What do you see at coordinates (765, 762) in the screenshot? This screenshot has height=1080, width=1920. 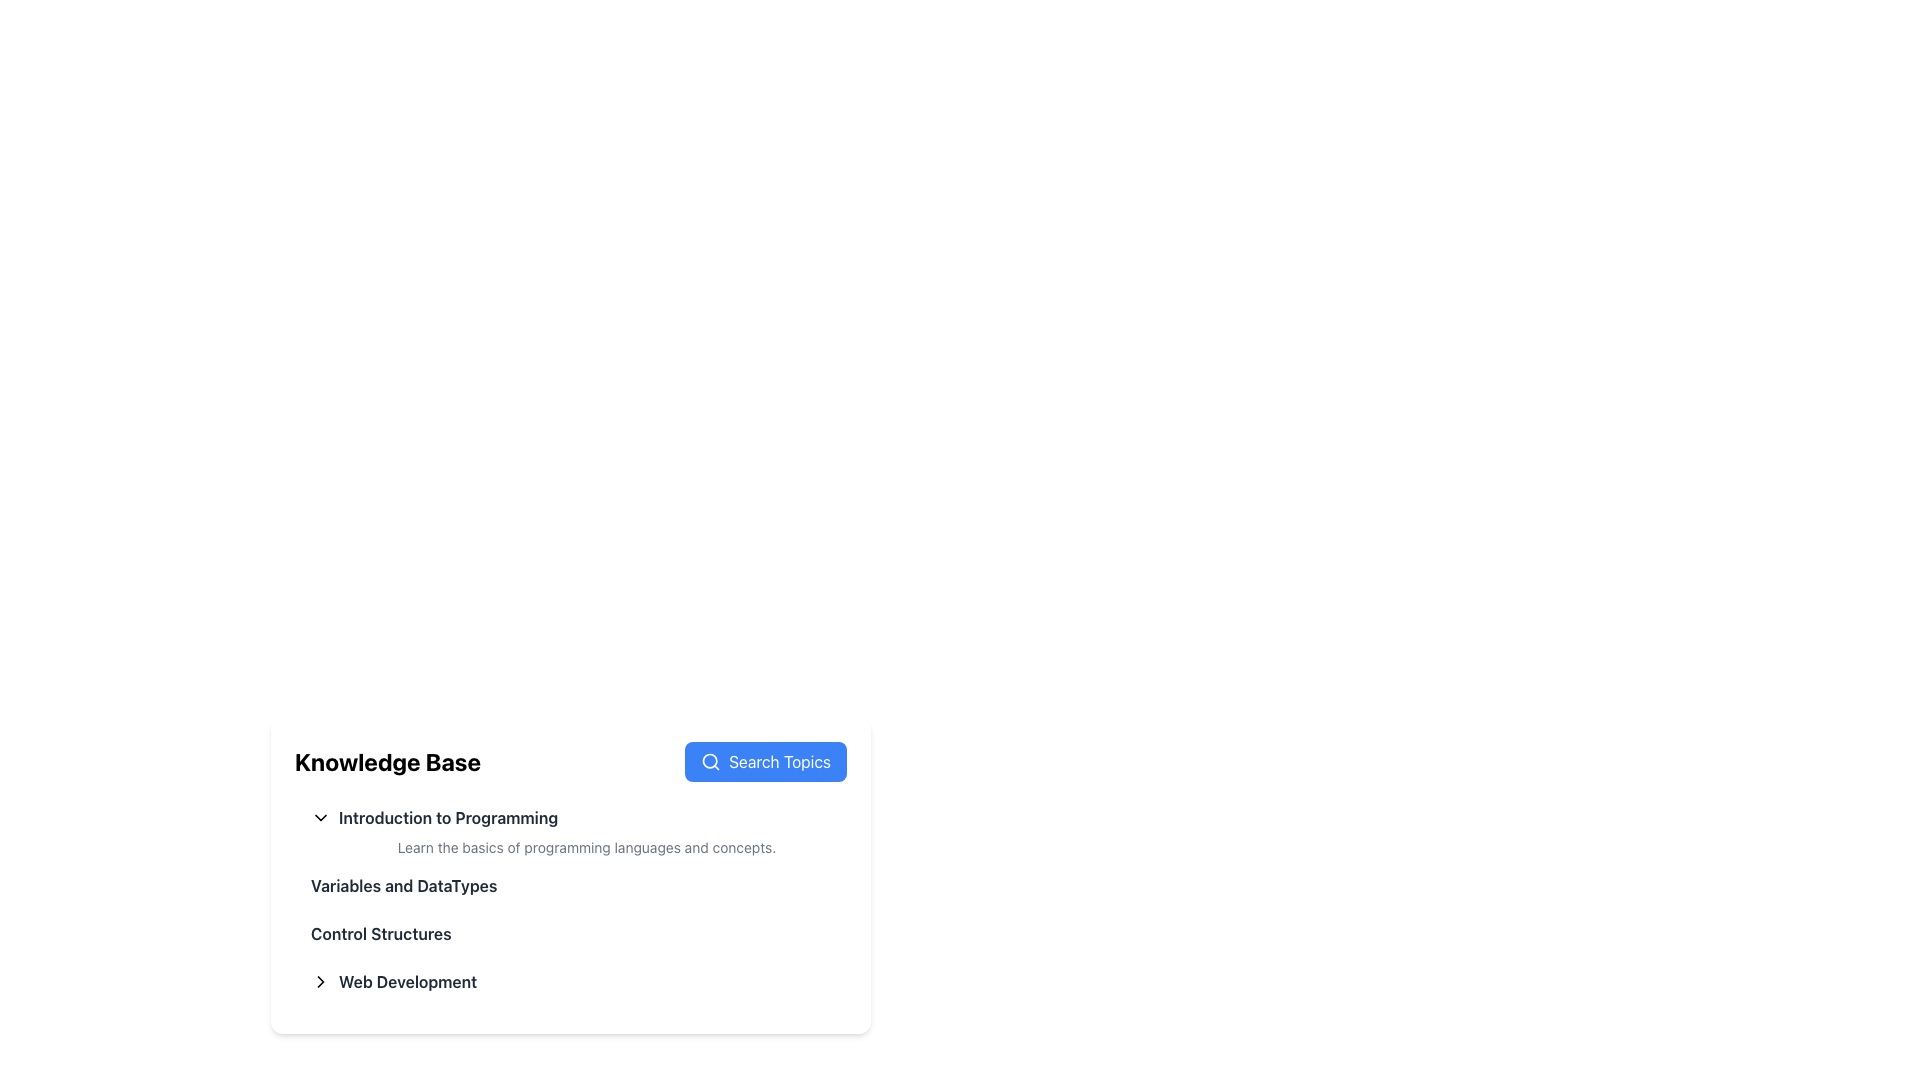 I see `the search button located on the right side of the 'Knowledge Base' heading to initiate a search operation` at bounding box center [765, 762].